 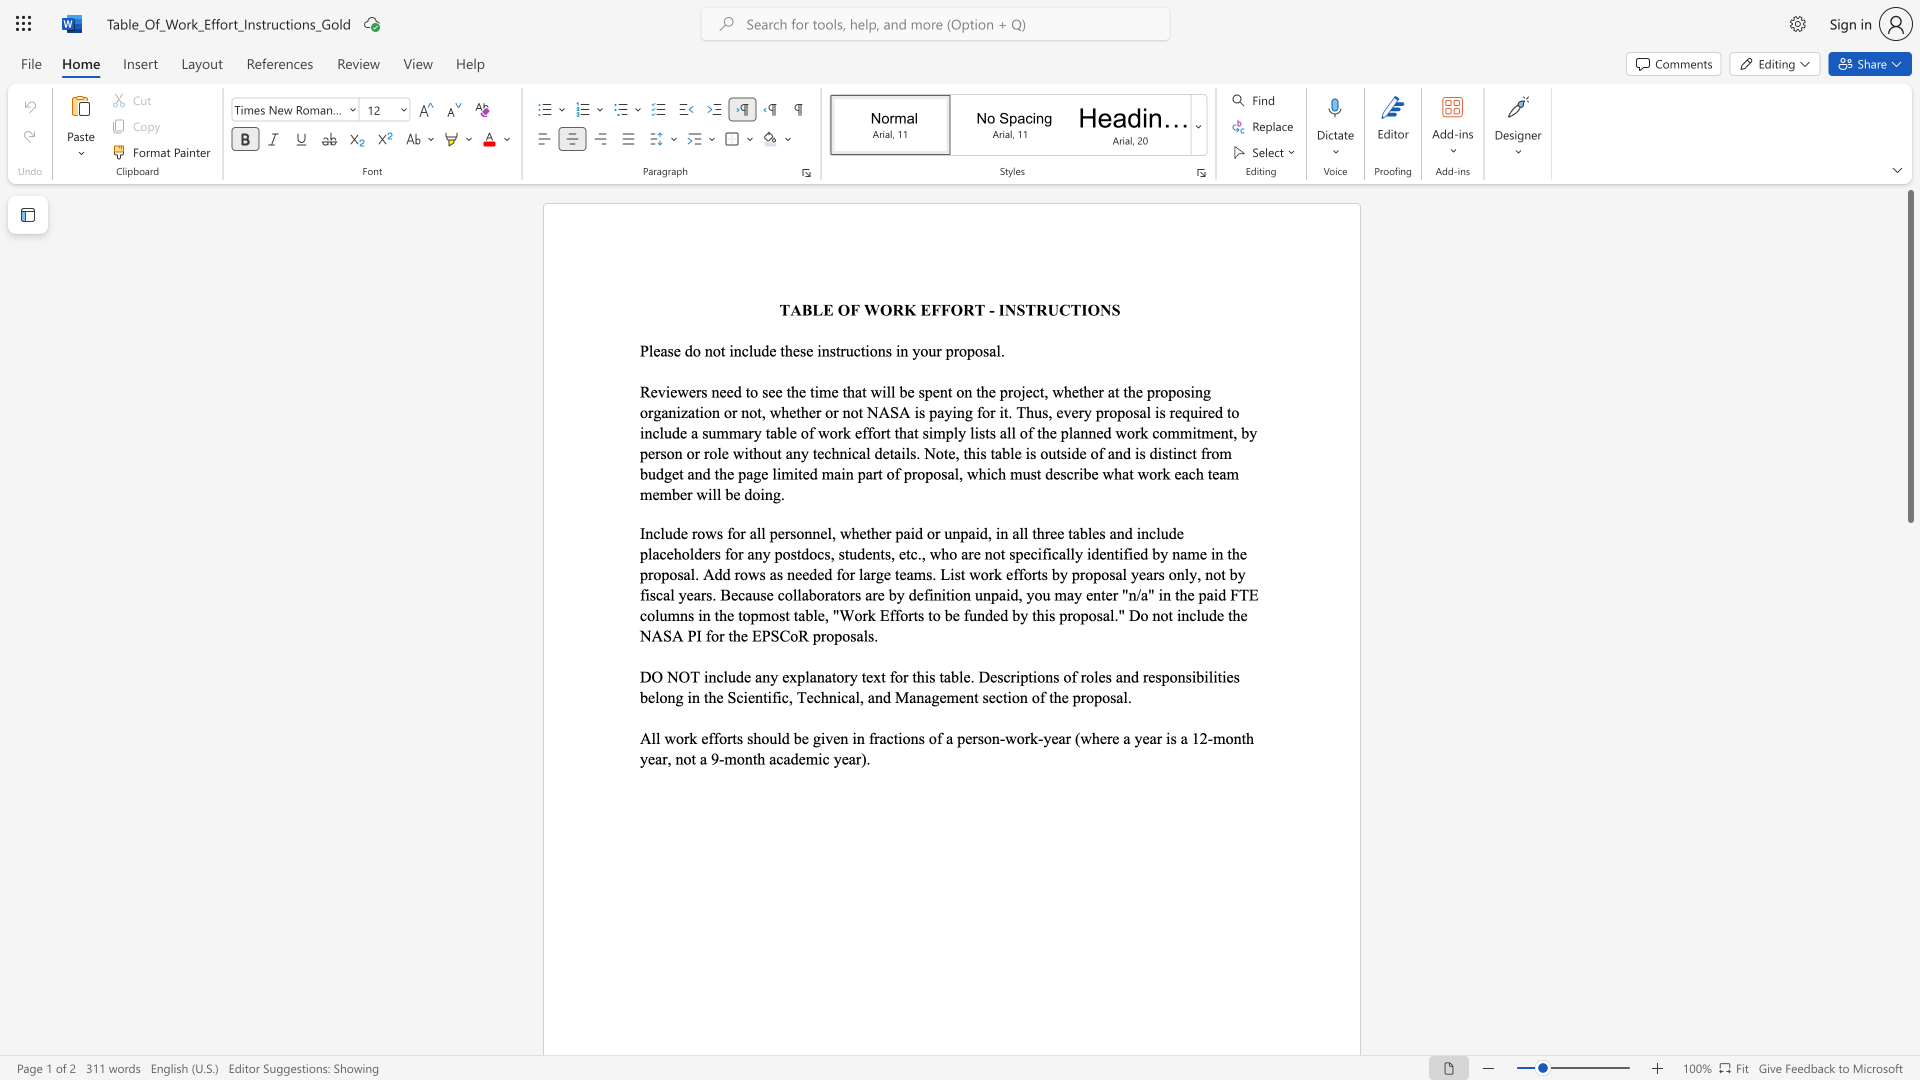 I want to click on the right-hand scrollbar to descend the page, so click(x=1909, y=599).